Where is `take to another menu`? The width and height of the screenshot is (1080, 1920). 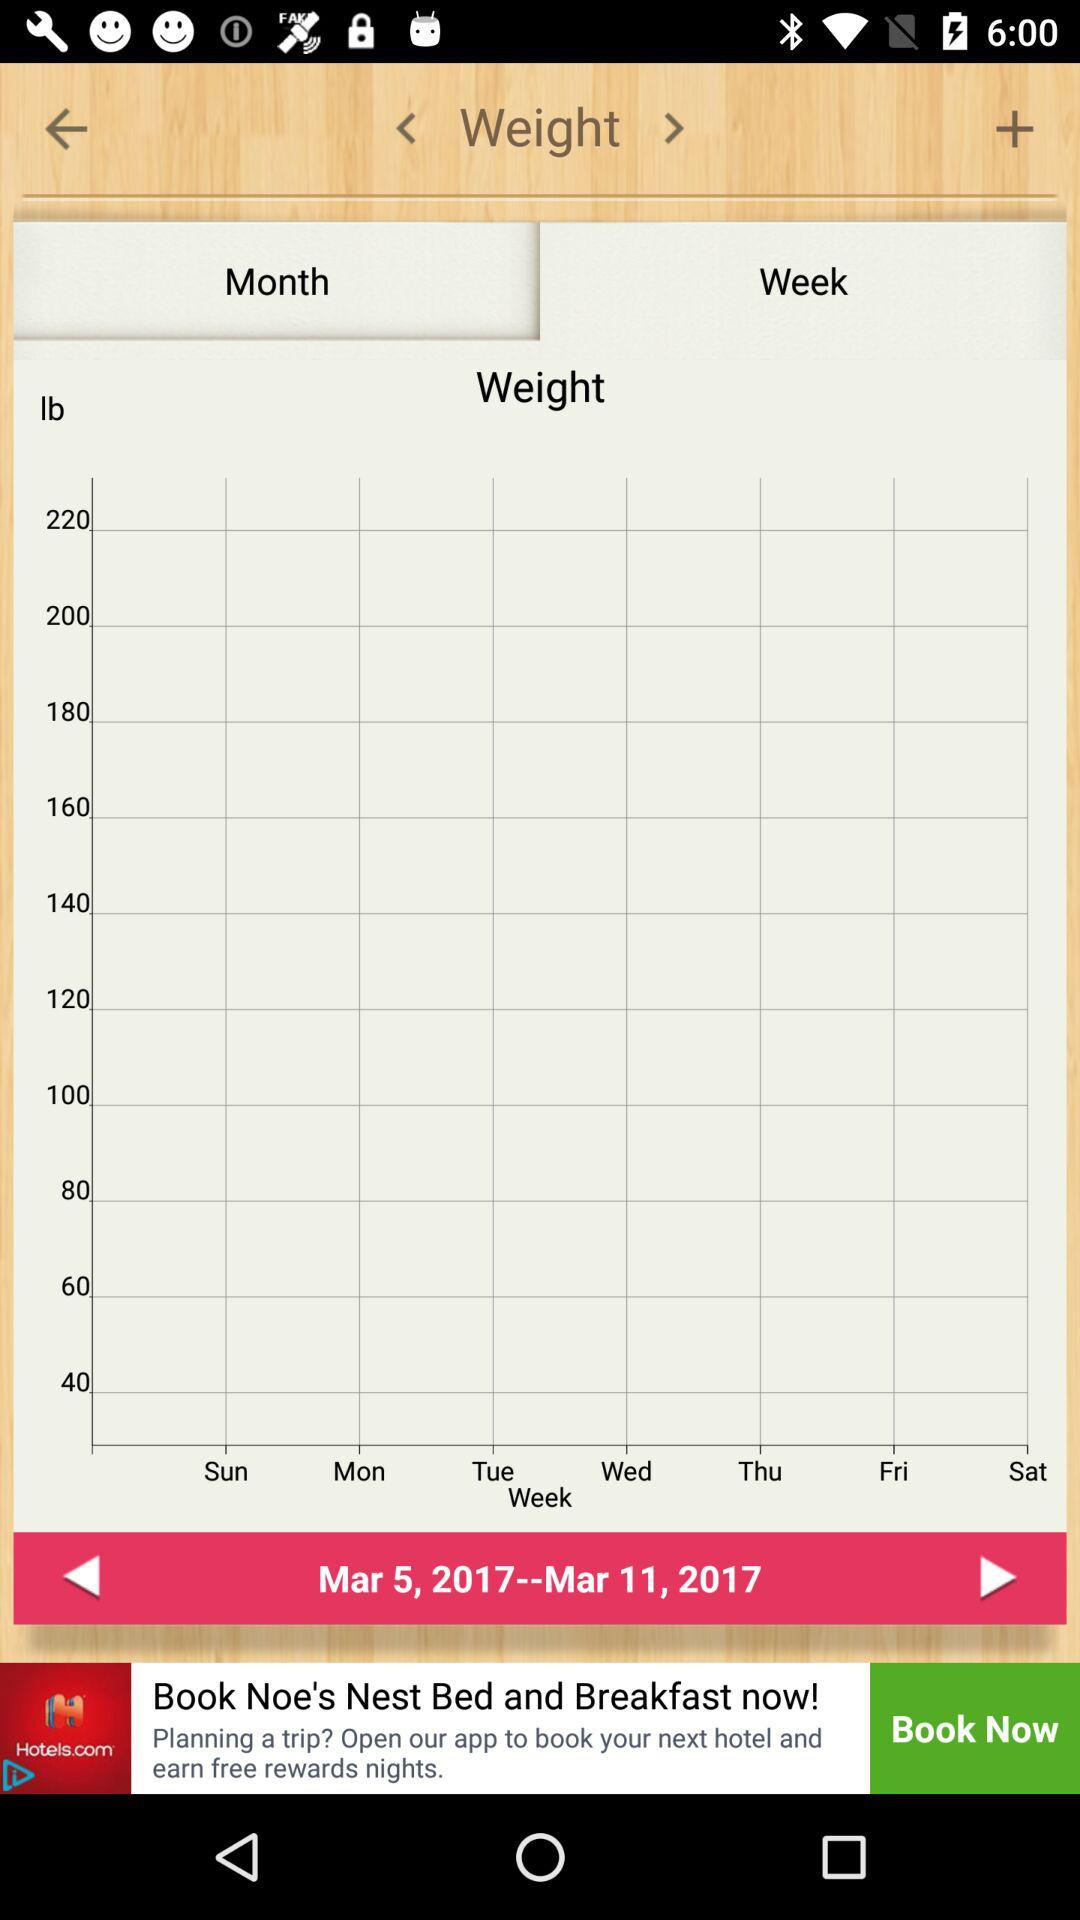
take to another menu is located at coordinates (64, 127).